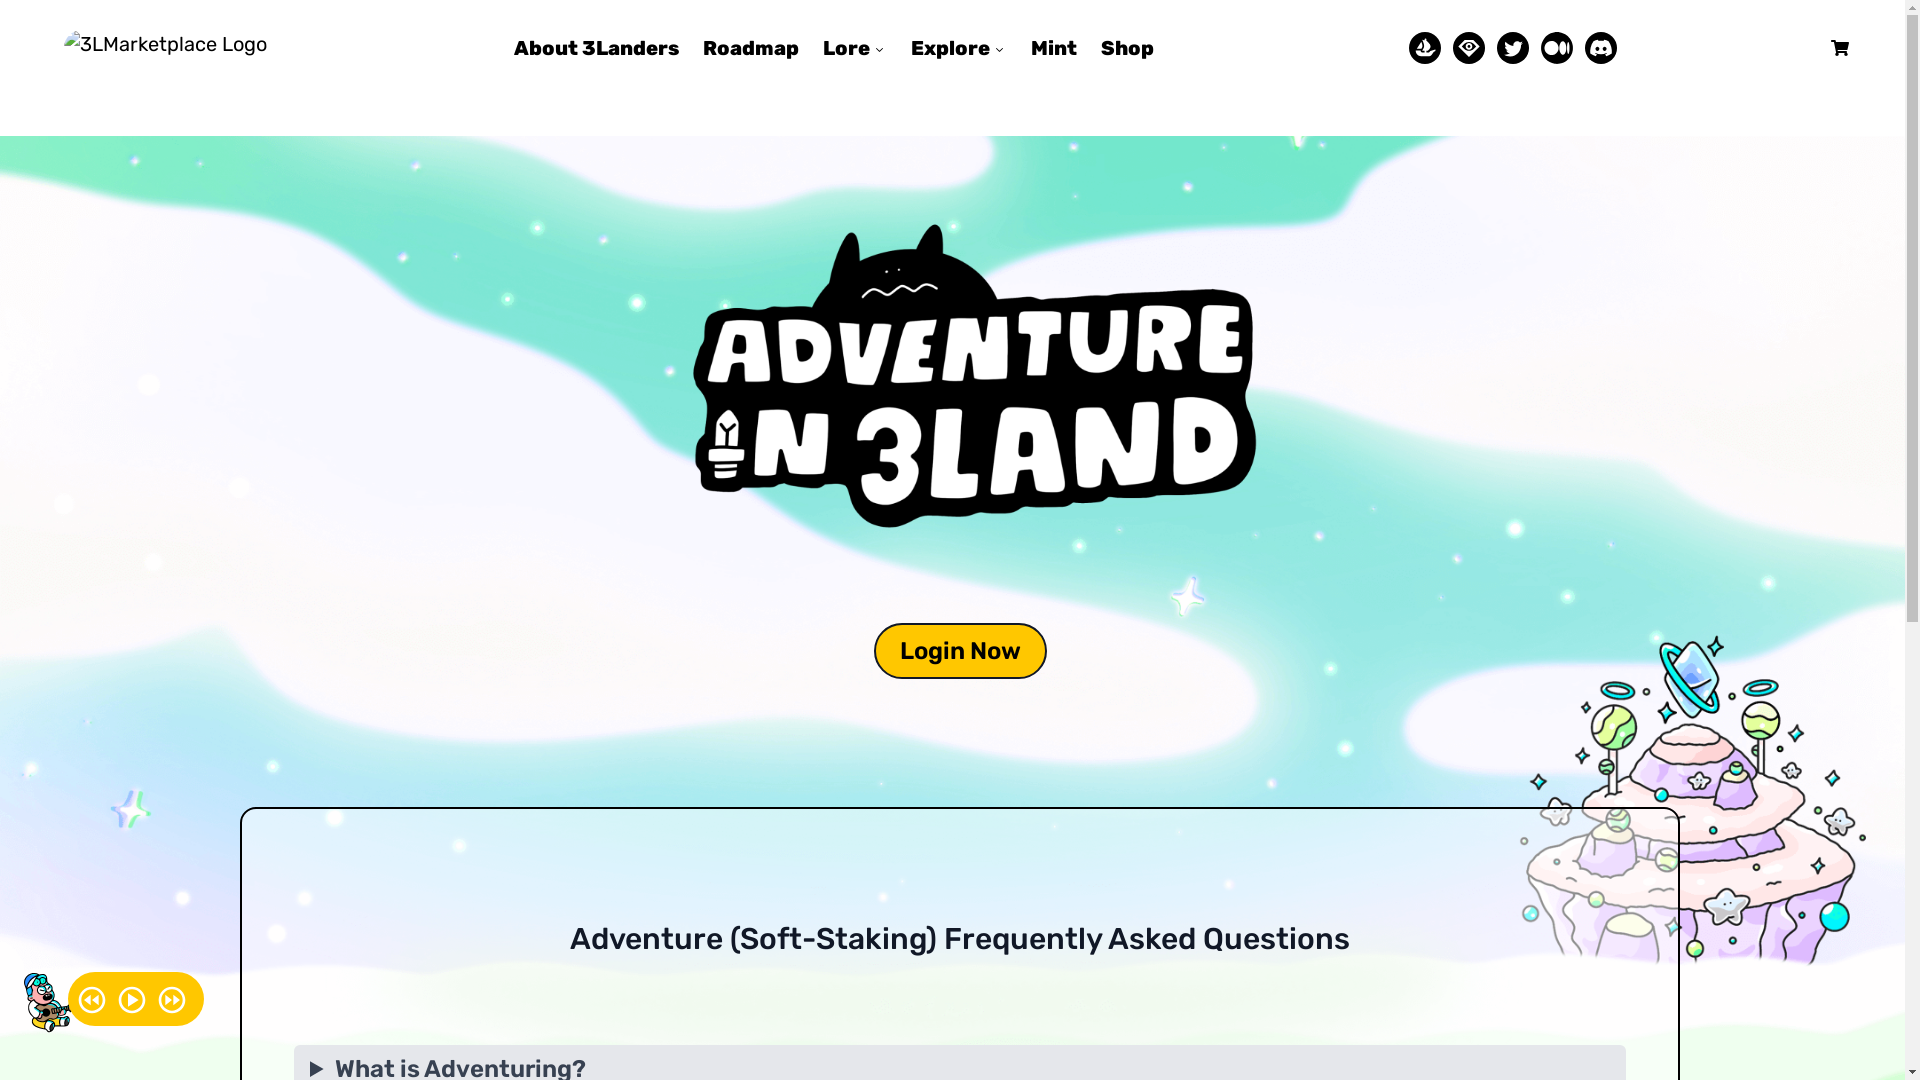  I want to click on 'Lore', so click(854, 46).